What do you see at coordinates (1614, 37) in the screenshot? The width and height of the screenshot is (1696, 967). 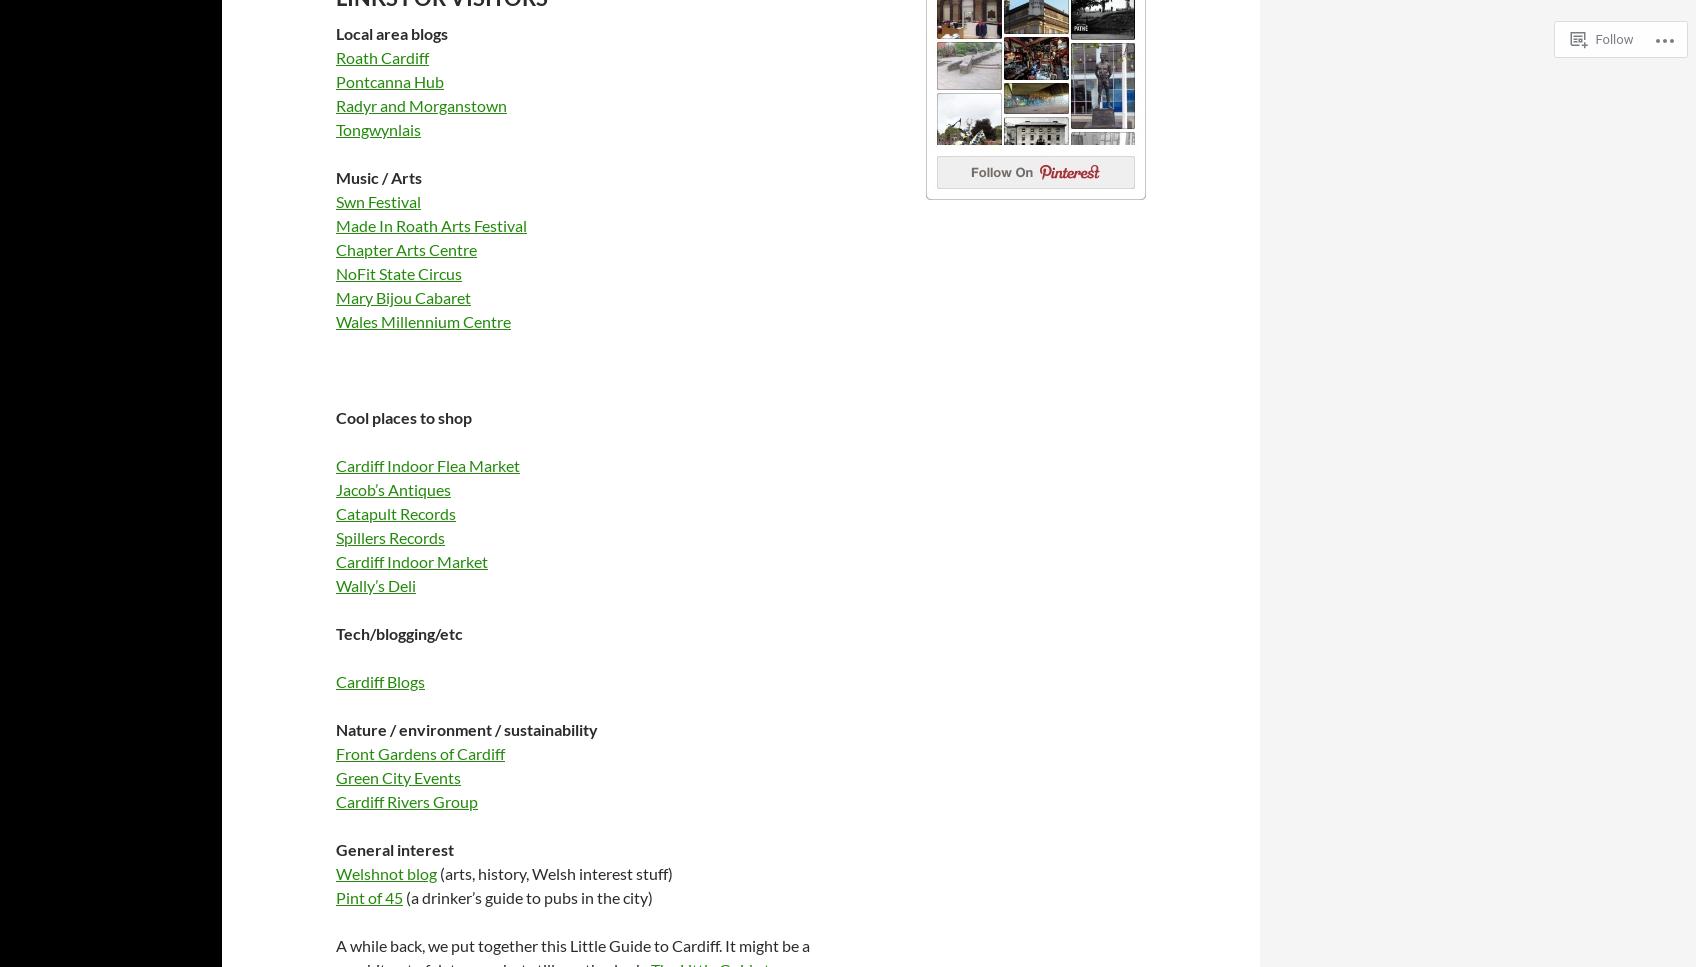 I see `'Follow'` at bounding box center [1614, 37].